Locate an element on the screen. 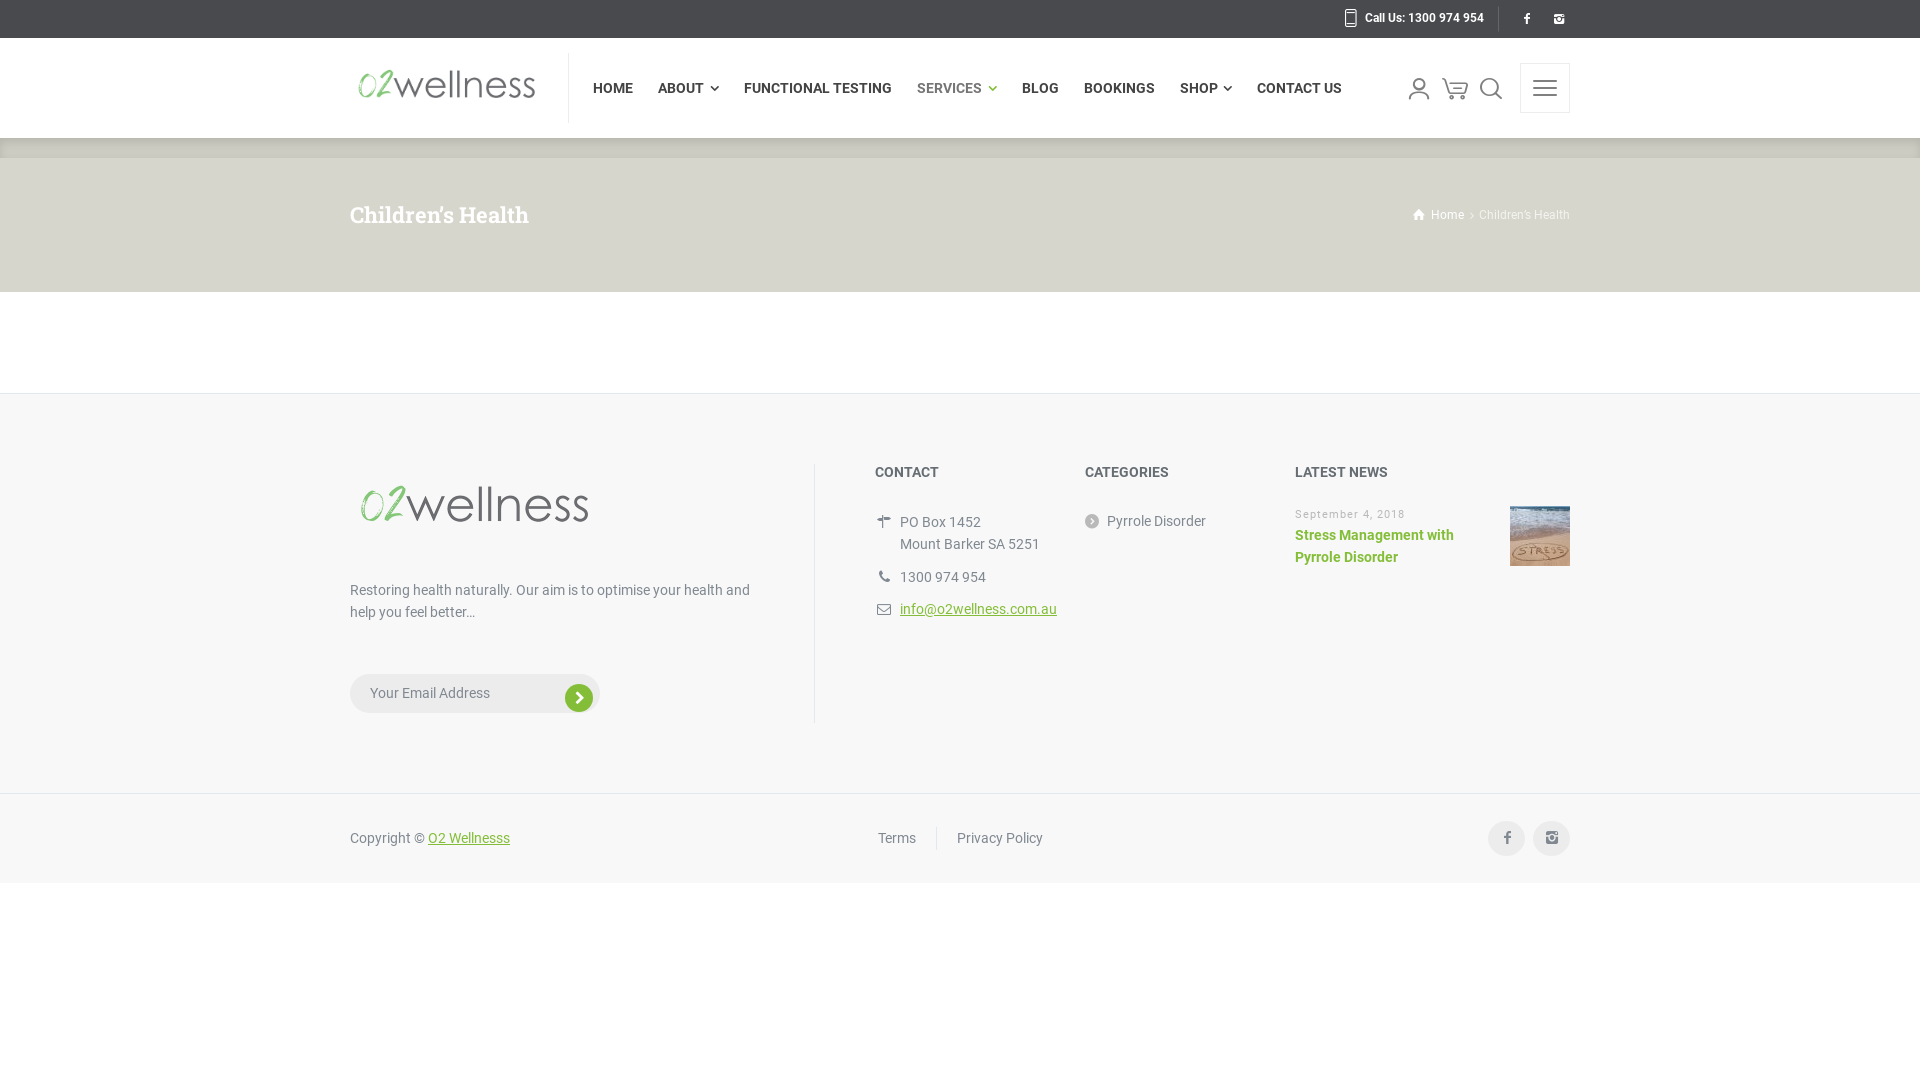  'info@o2wellness.com.au' is located at coordinates (978, 608).